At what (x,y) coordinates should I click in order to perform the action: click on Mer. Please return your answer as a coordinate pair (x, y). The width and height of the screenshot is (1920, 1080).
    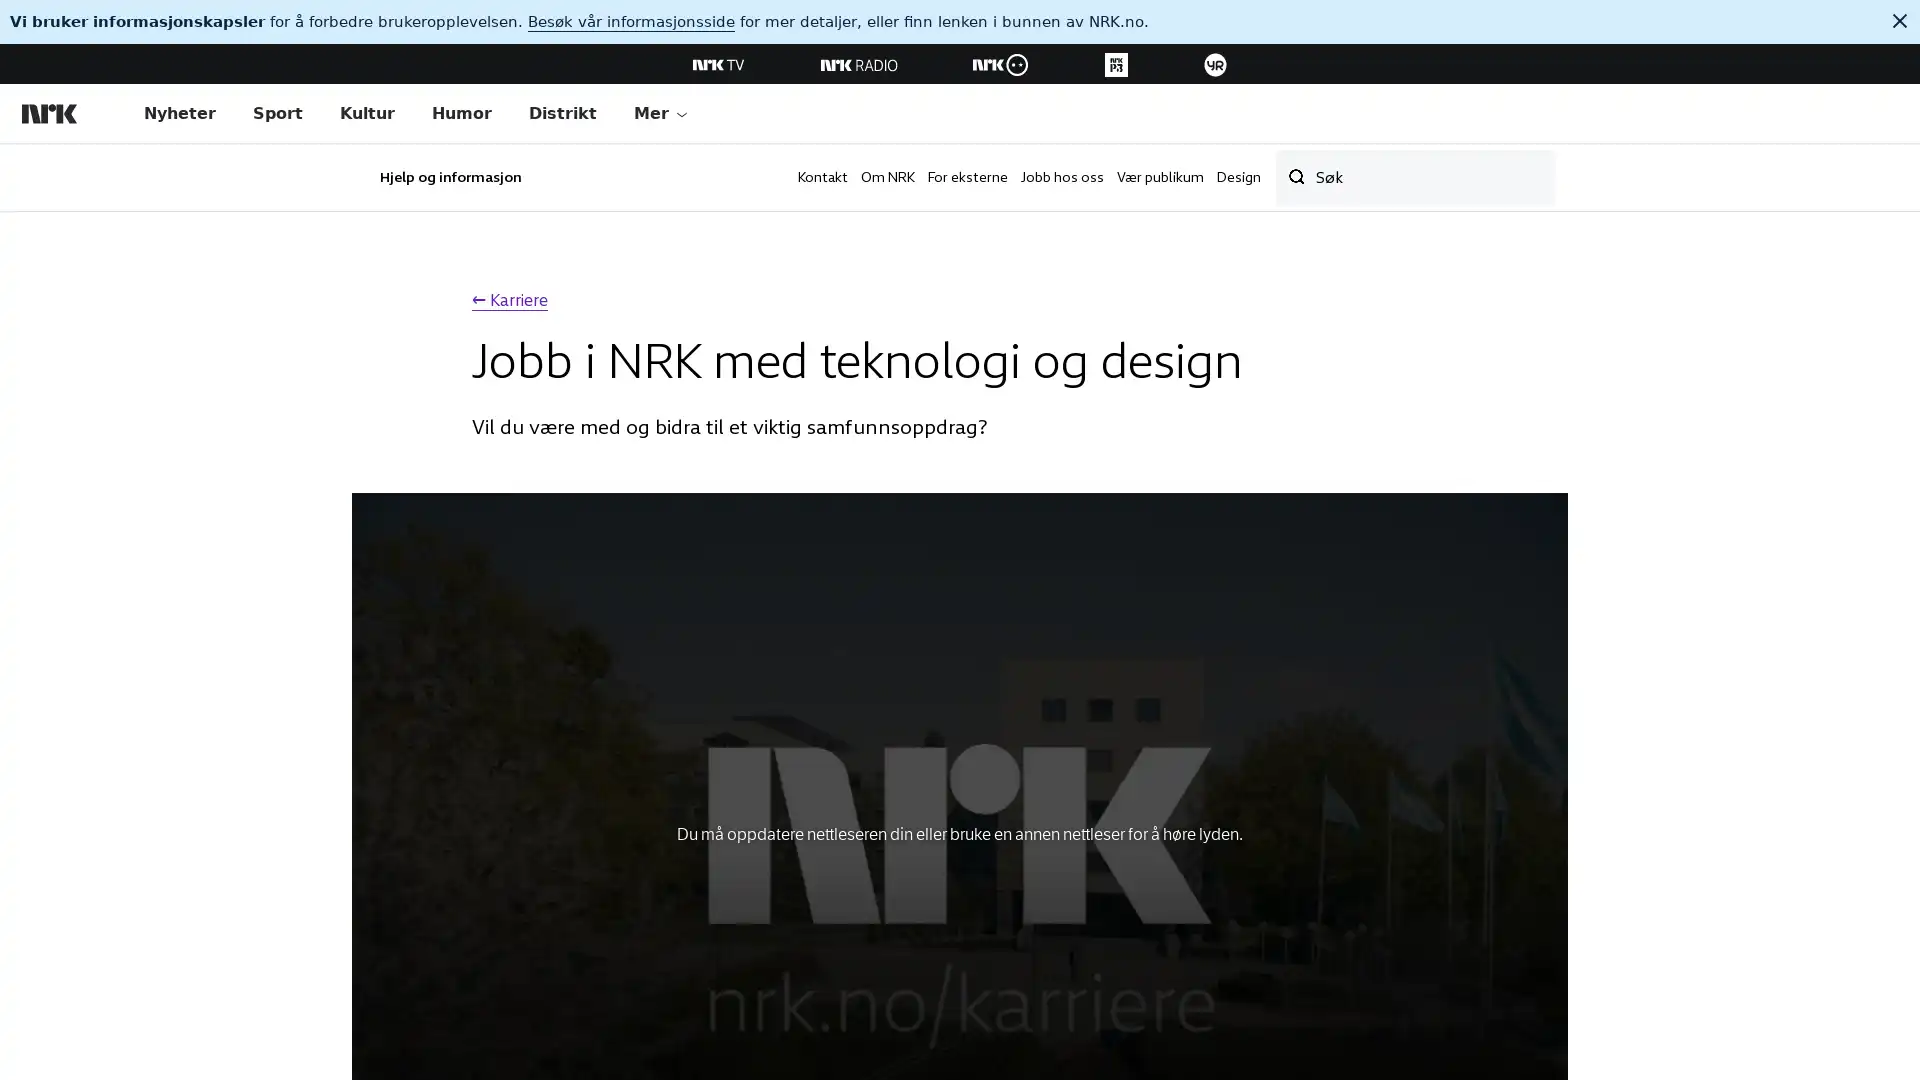
    Looking at the image, I should click on (661, 114).